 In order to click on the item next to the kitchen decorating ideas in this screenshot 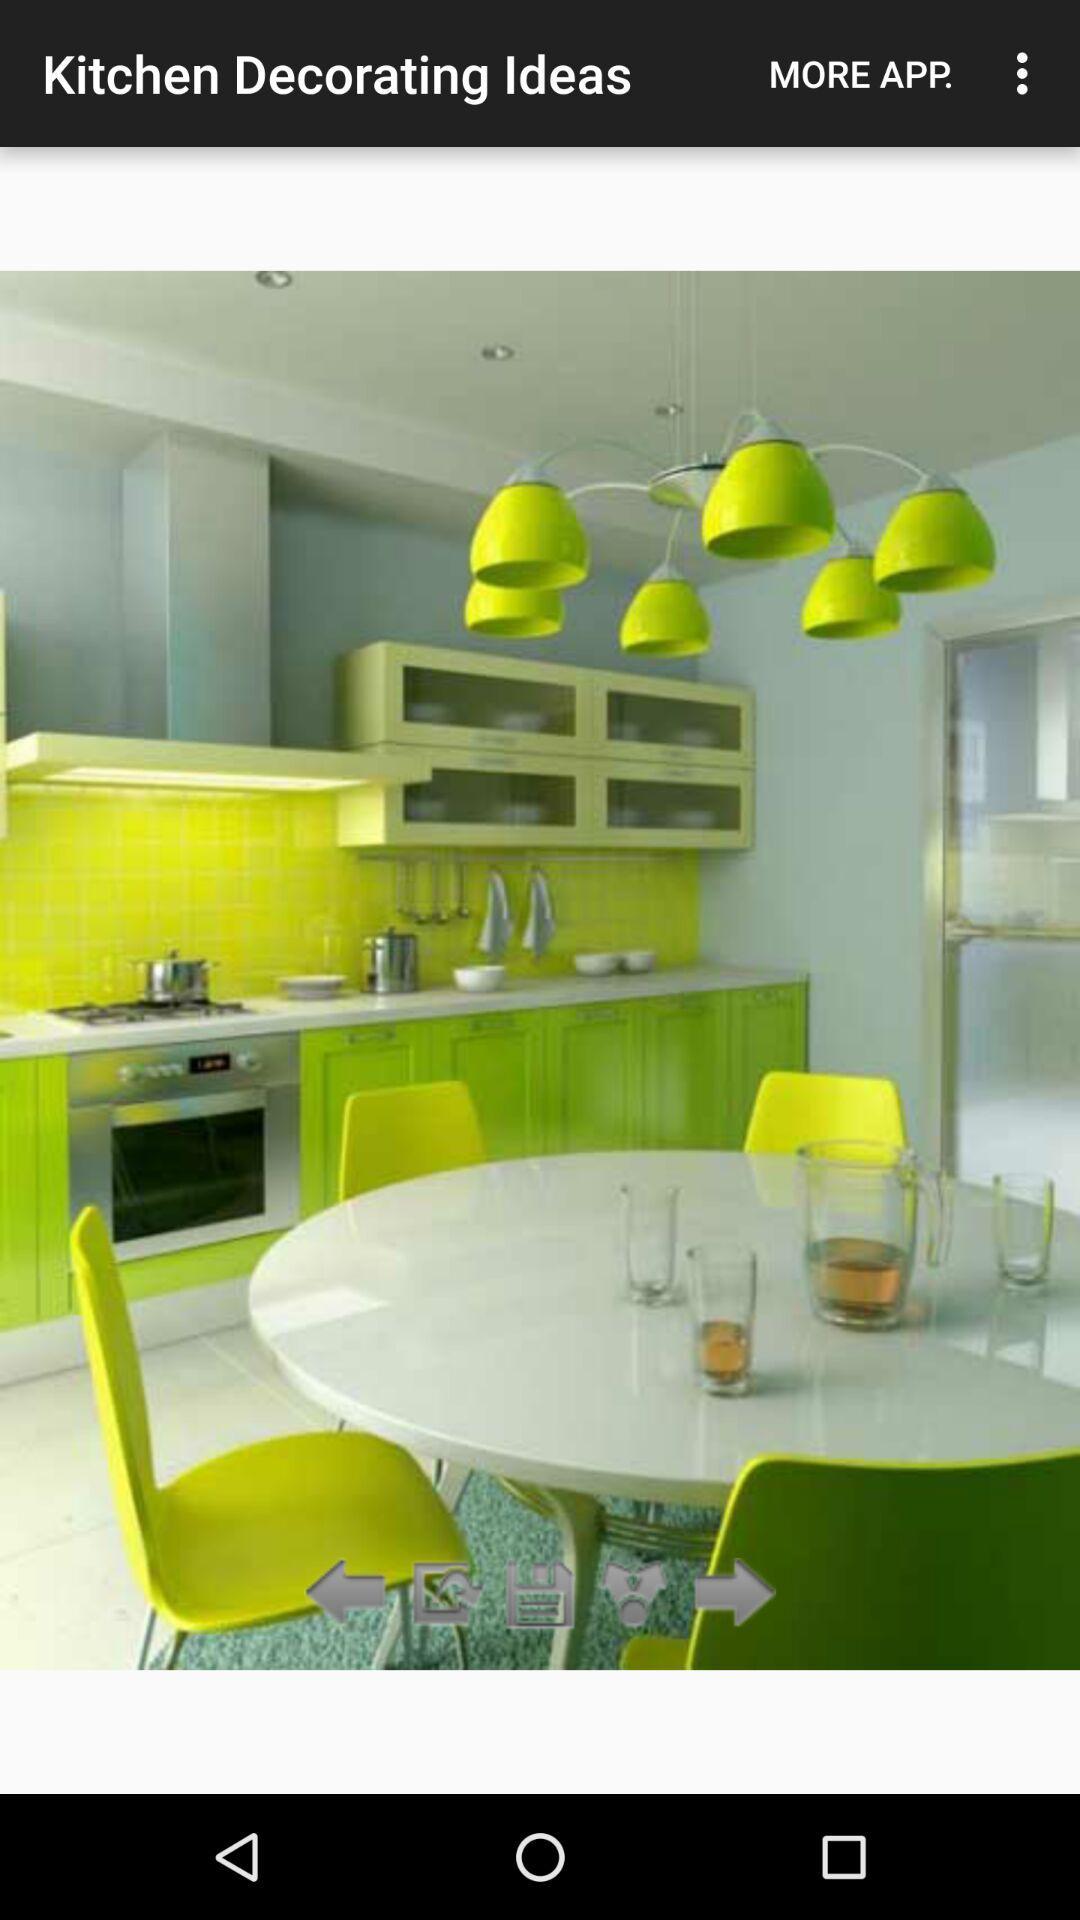, I will do `click(860, 73)`.